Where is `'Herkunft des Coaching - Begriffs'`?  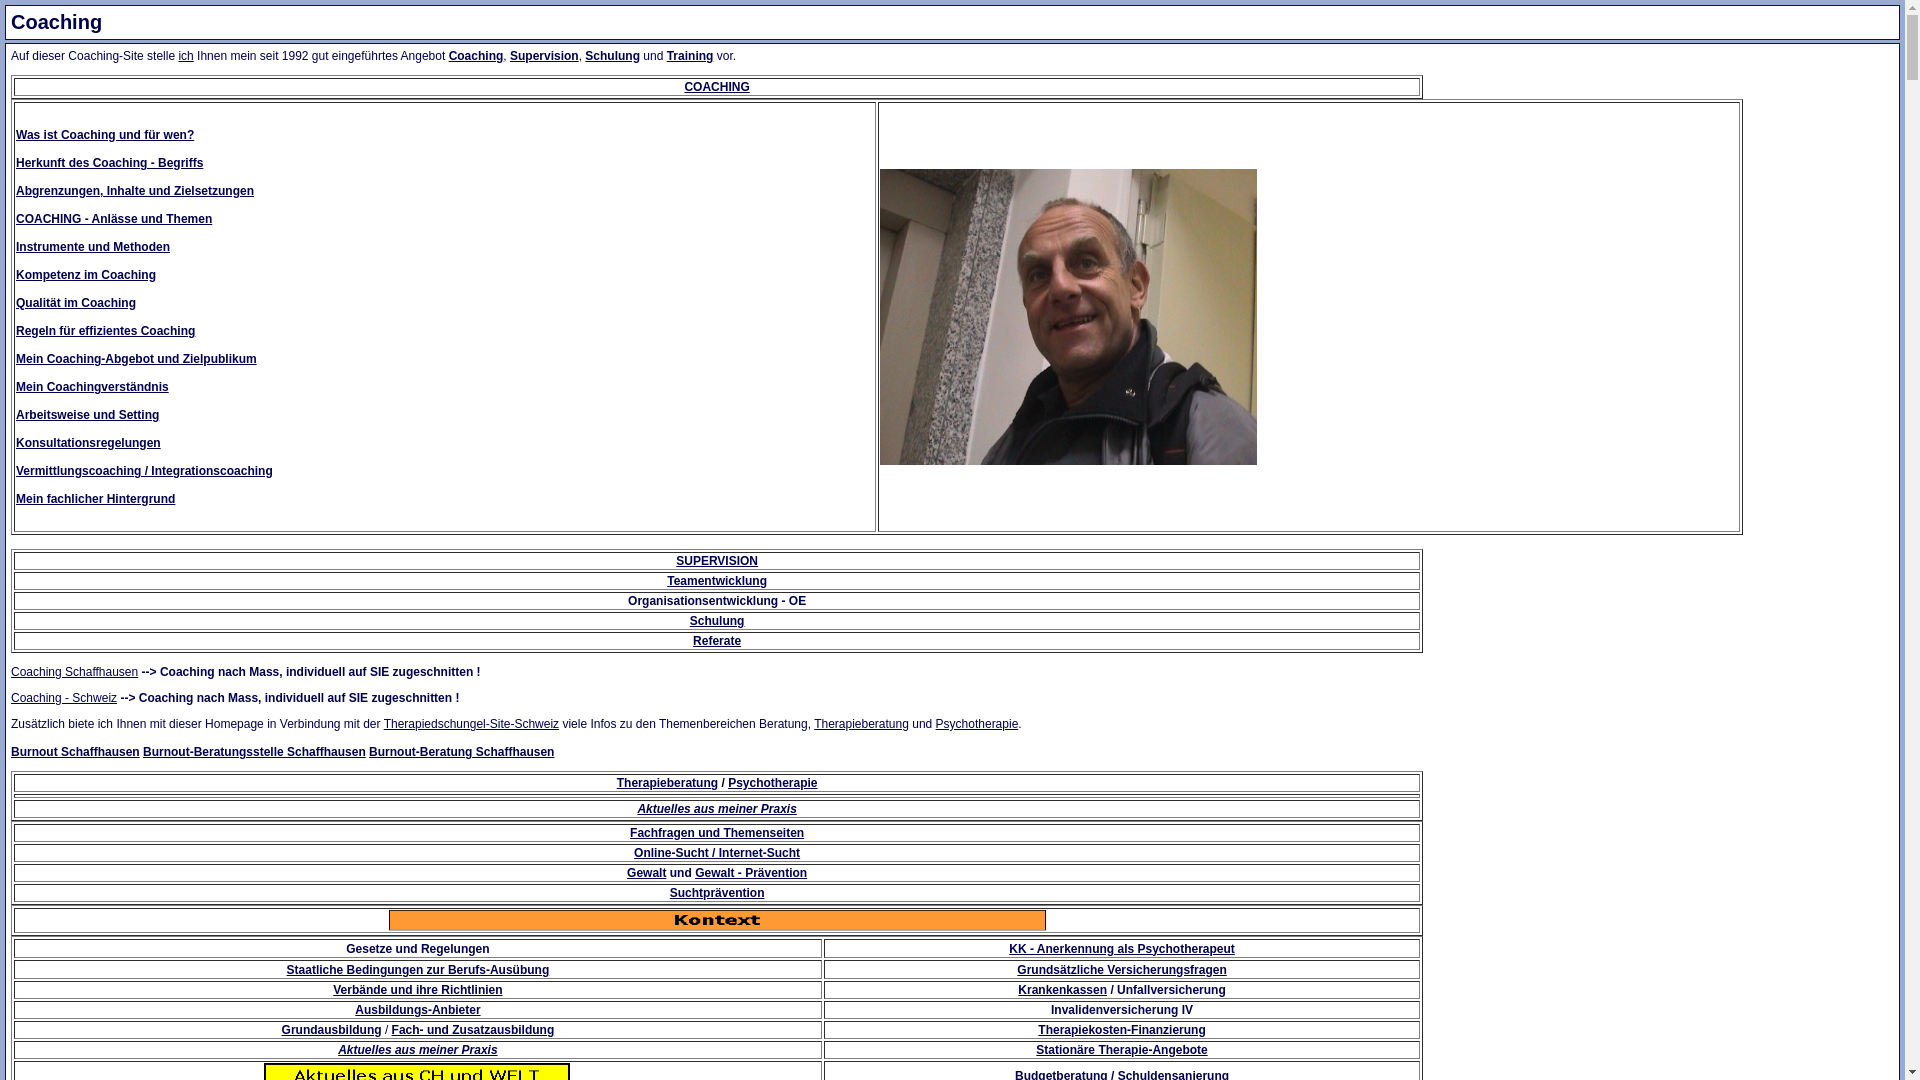
'Herkunft des Coaching - Begriffs' is located at coordinates (108, 161).